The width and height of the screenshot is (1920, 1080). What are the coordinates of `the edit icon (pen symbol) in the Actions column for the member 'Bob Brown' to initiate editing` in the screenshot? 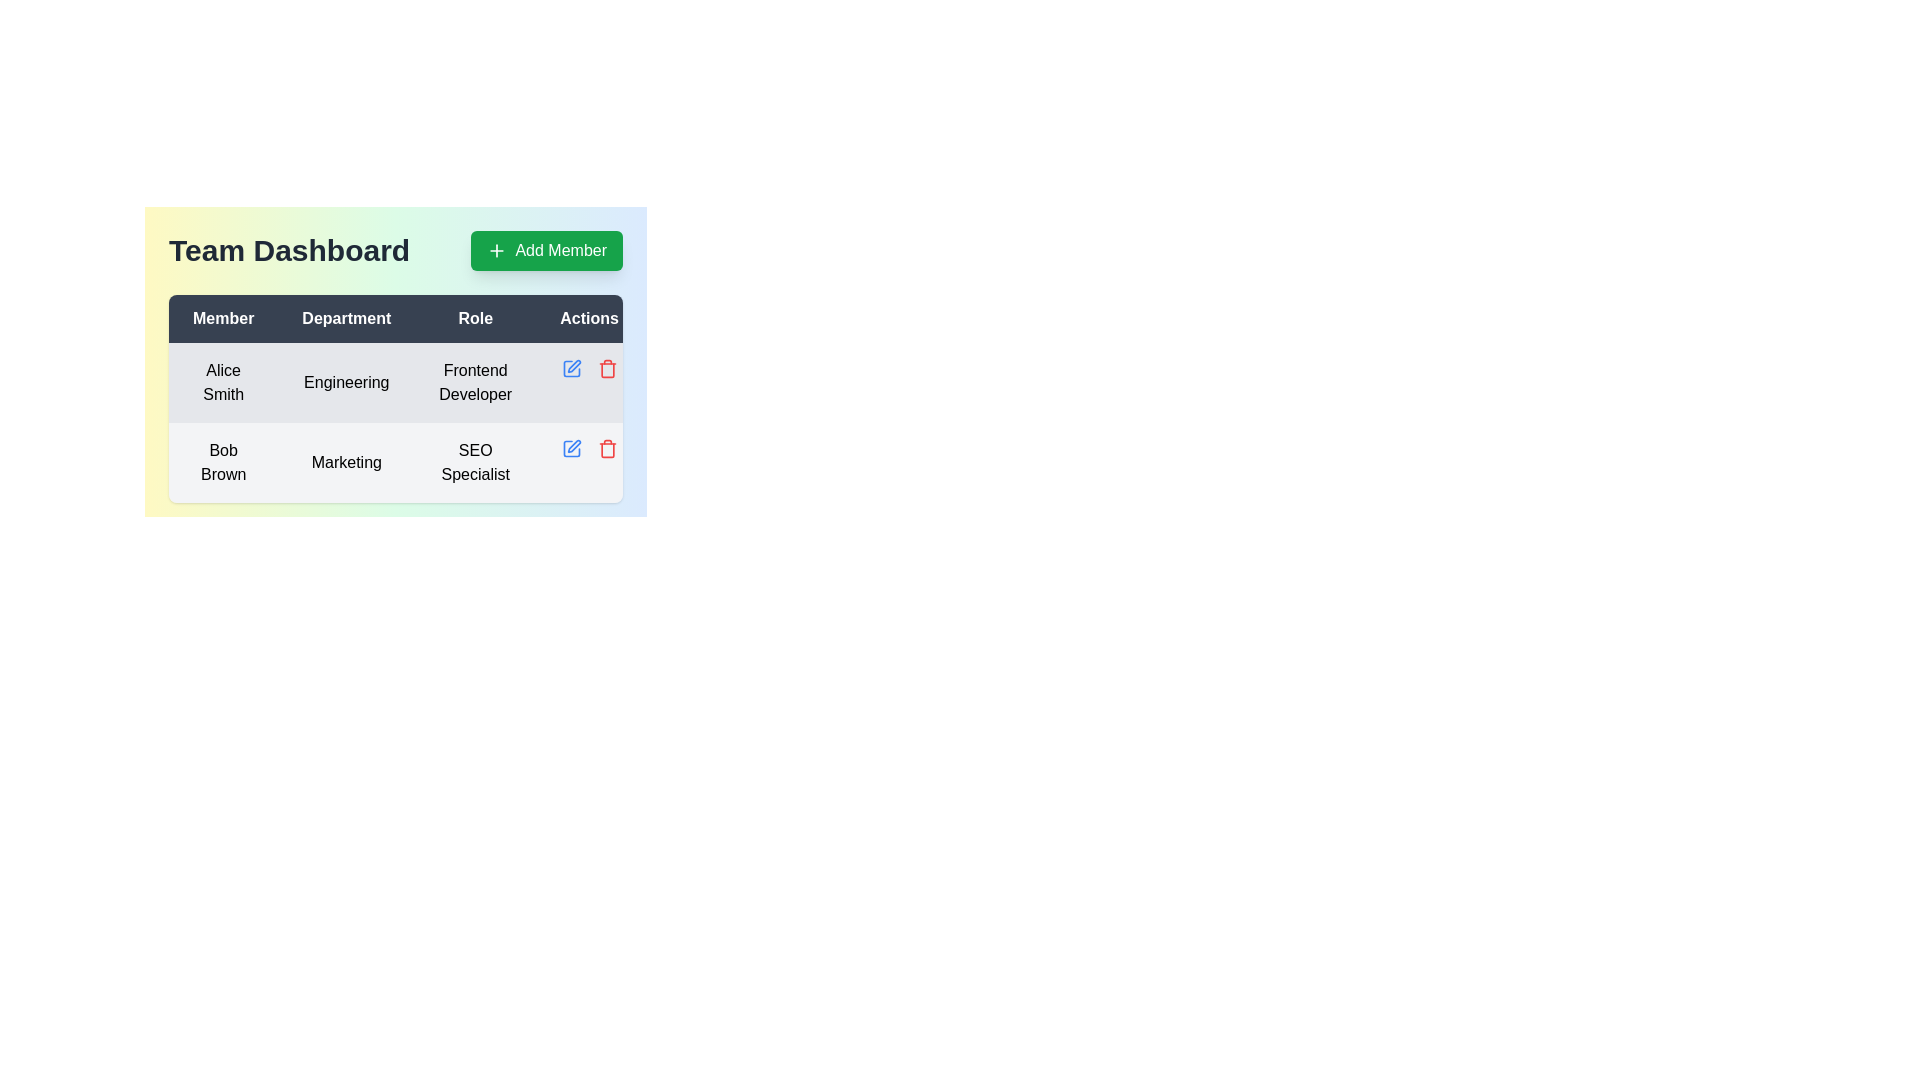 It's located at (573, 366).